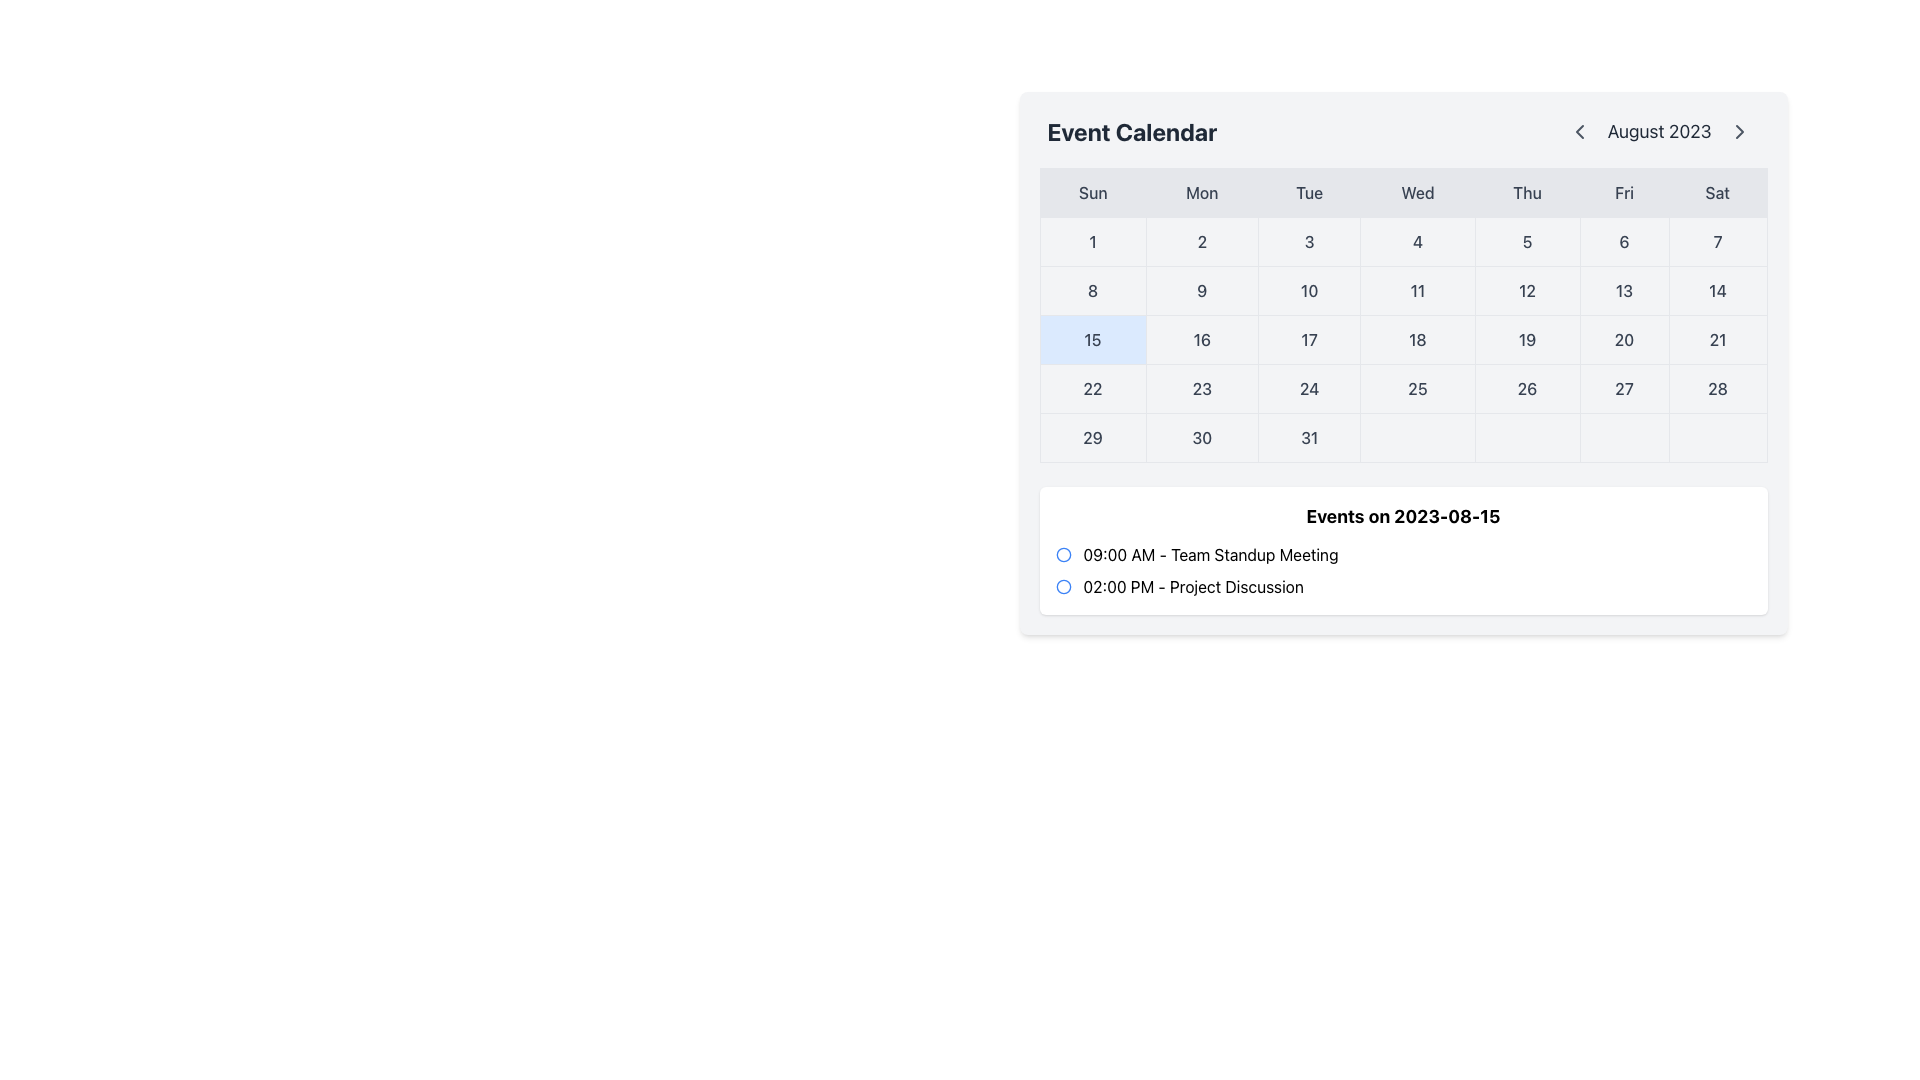  I want to click on the text label that reads 'Mon', which is the second text label in a row of day names within a calendar header, positioned between 'Sun' and 'Tue', so click(1201, 192).